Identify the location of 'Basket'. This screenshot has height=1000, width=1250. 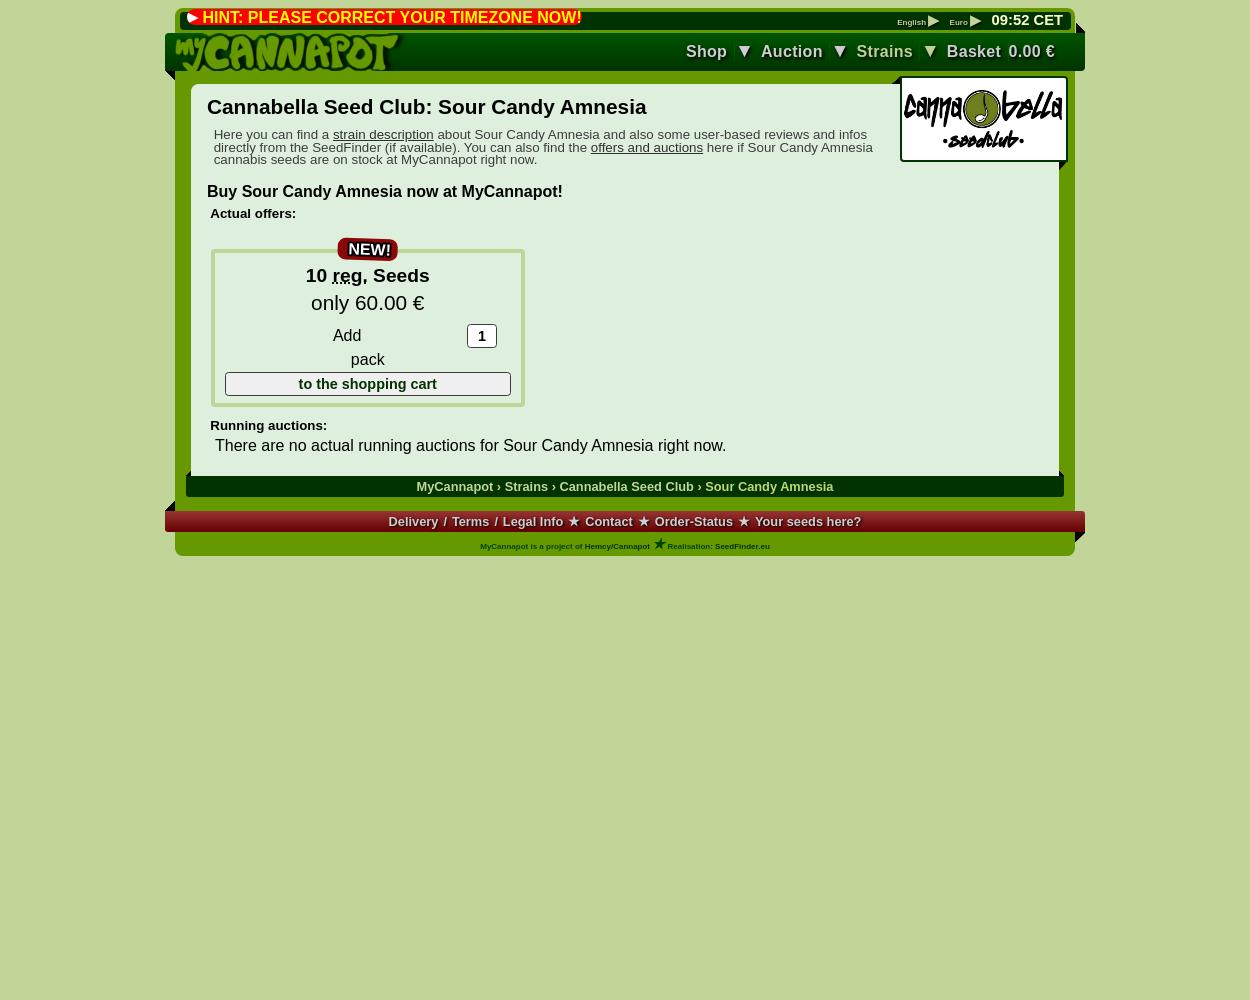
(972, 50).